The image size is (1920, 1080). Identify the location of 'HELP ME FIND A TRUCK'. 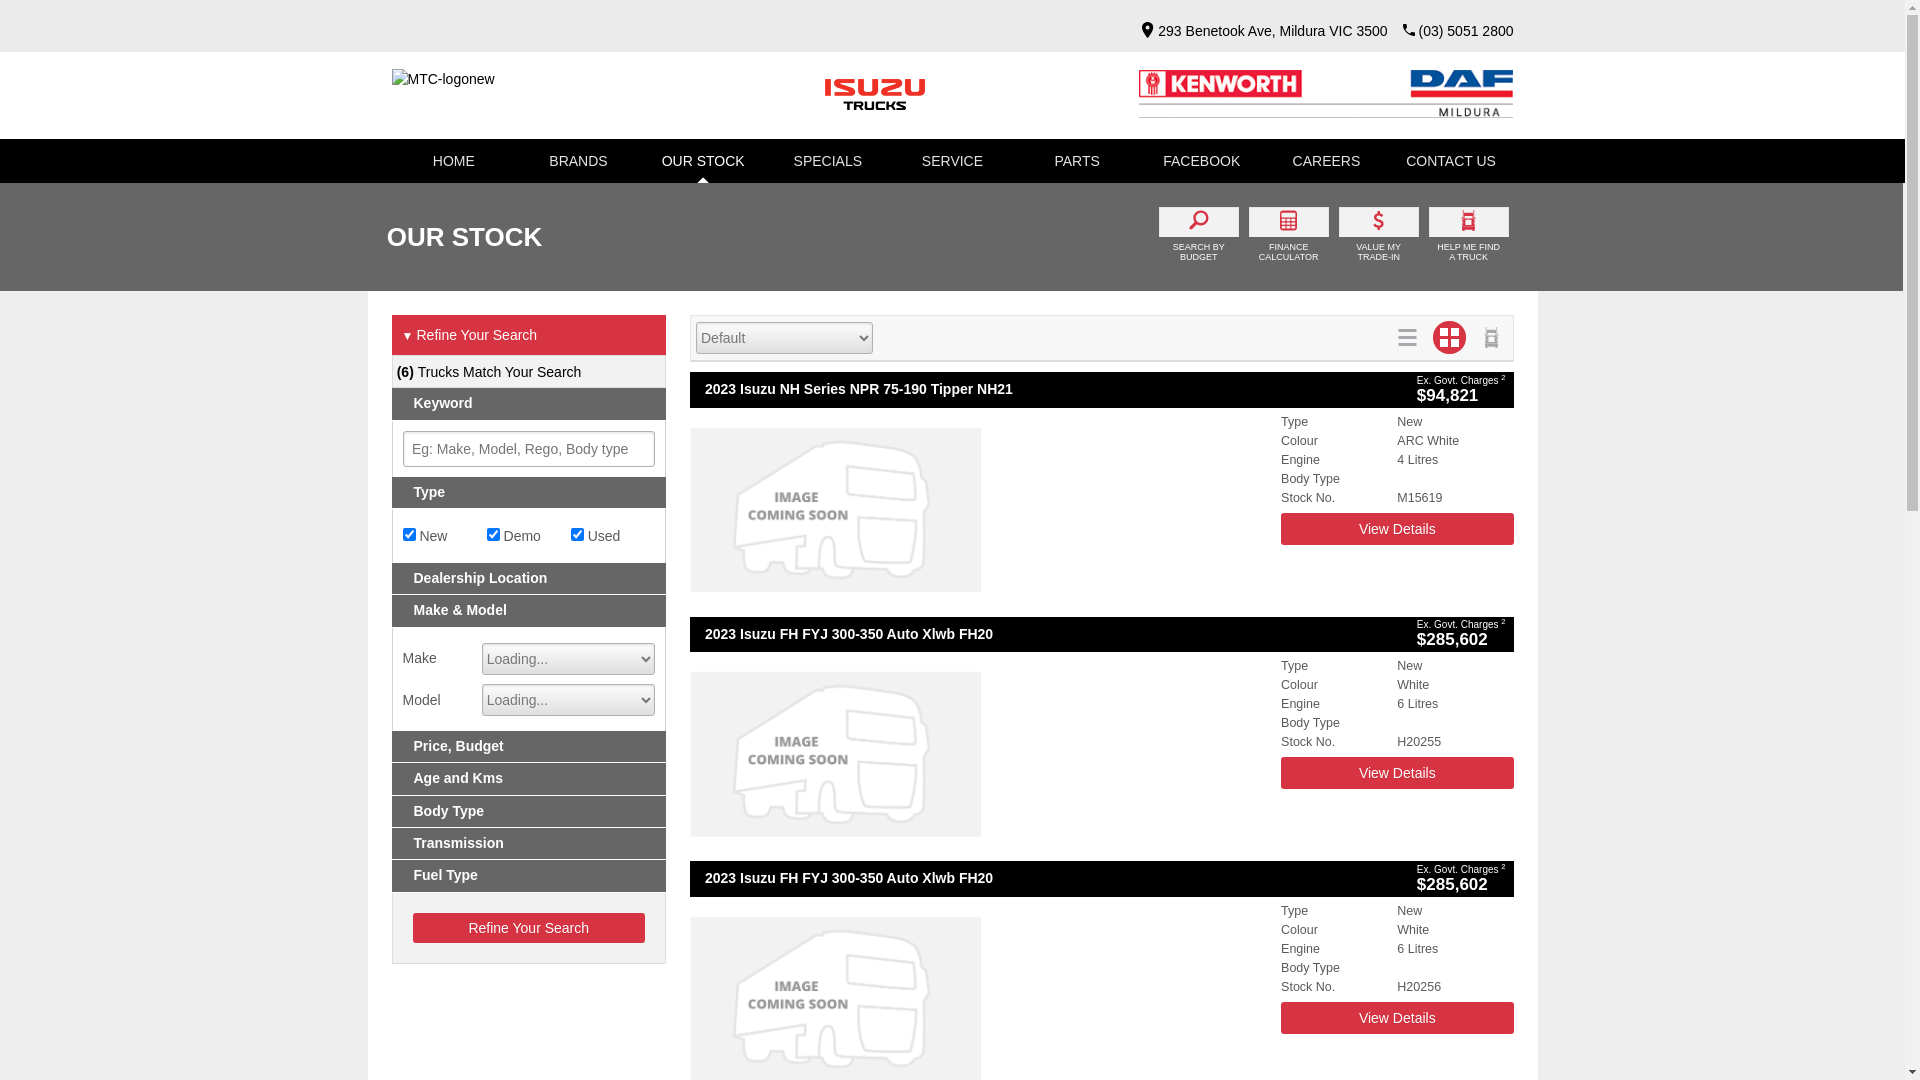
(1468, 235).